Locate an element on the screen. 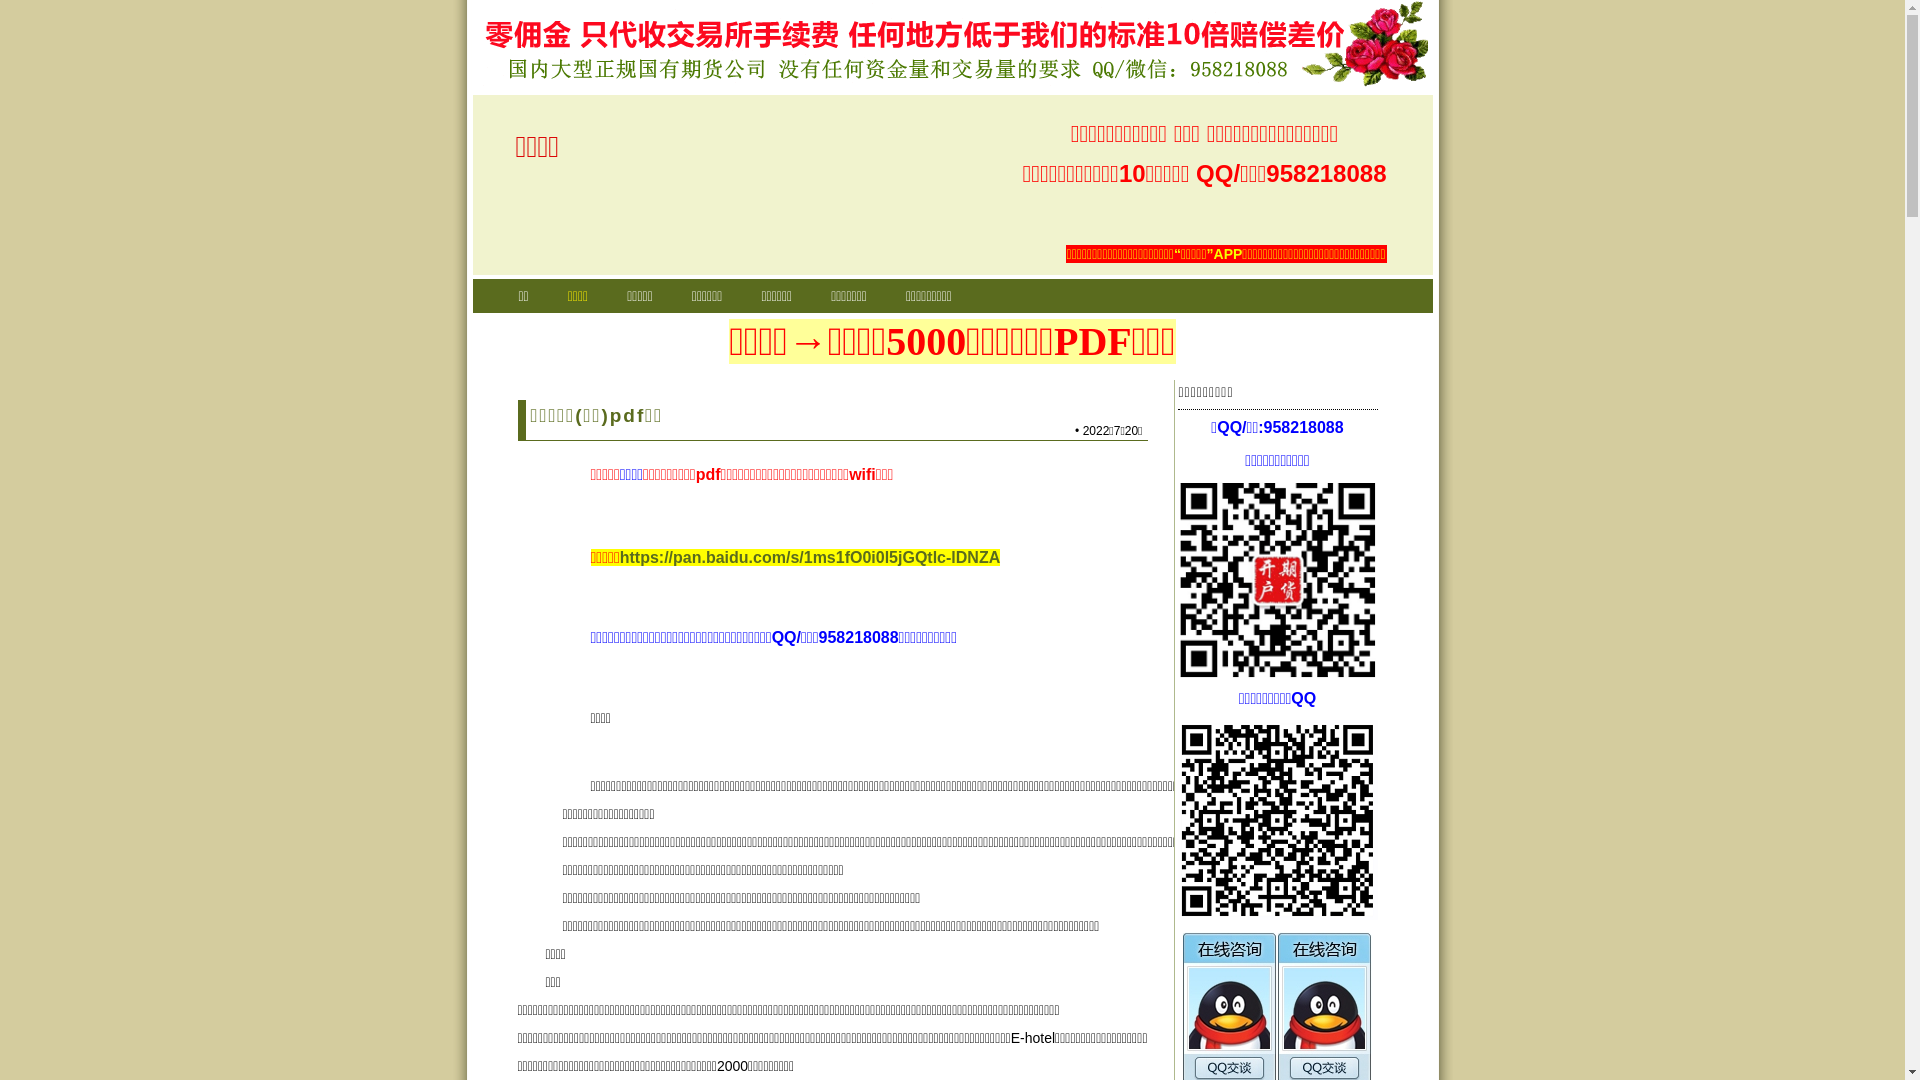  'https://pan.baidu.com/s/1ms1fO0i0l5jGQtlc-lDNZA' is located at coordinates (810, 557).